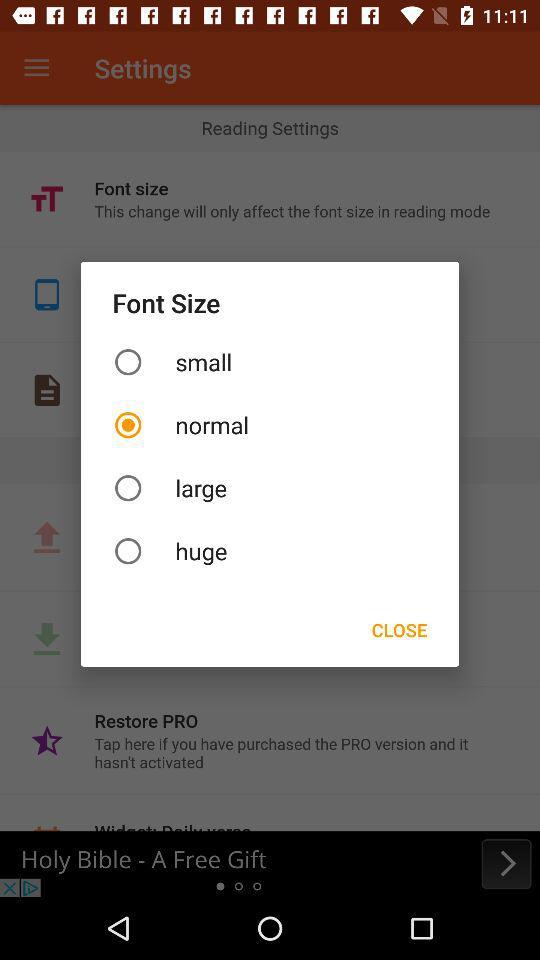 This screenshot has height=960, width=540. Describe the element at coordinates (270, 487) in the screenshot. I see `the item below normal item` at that location.